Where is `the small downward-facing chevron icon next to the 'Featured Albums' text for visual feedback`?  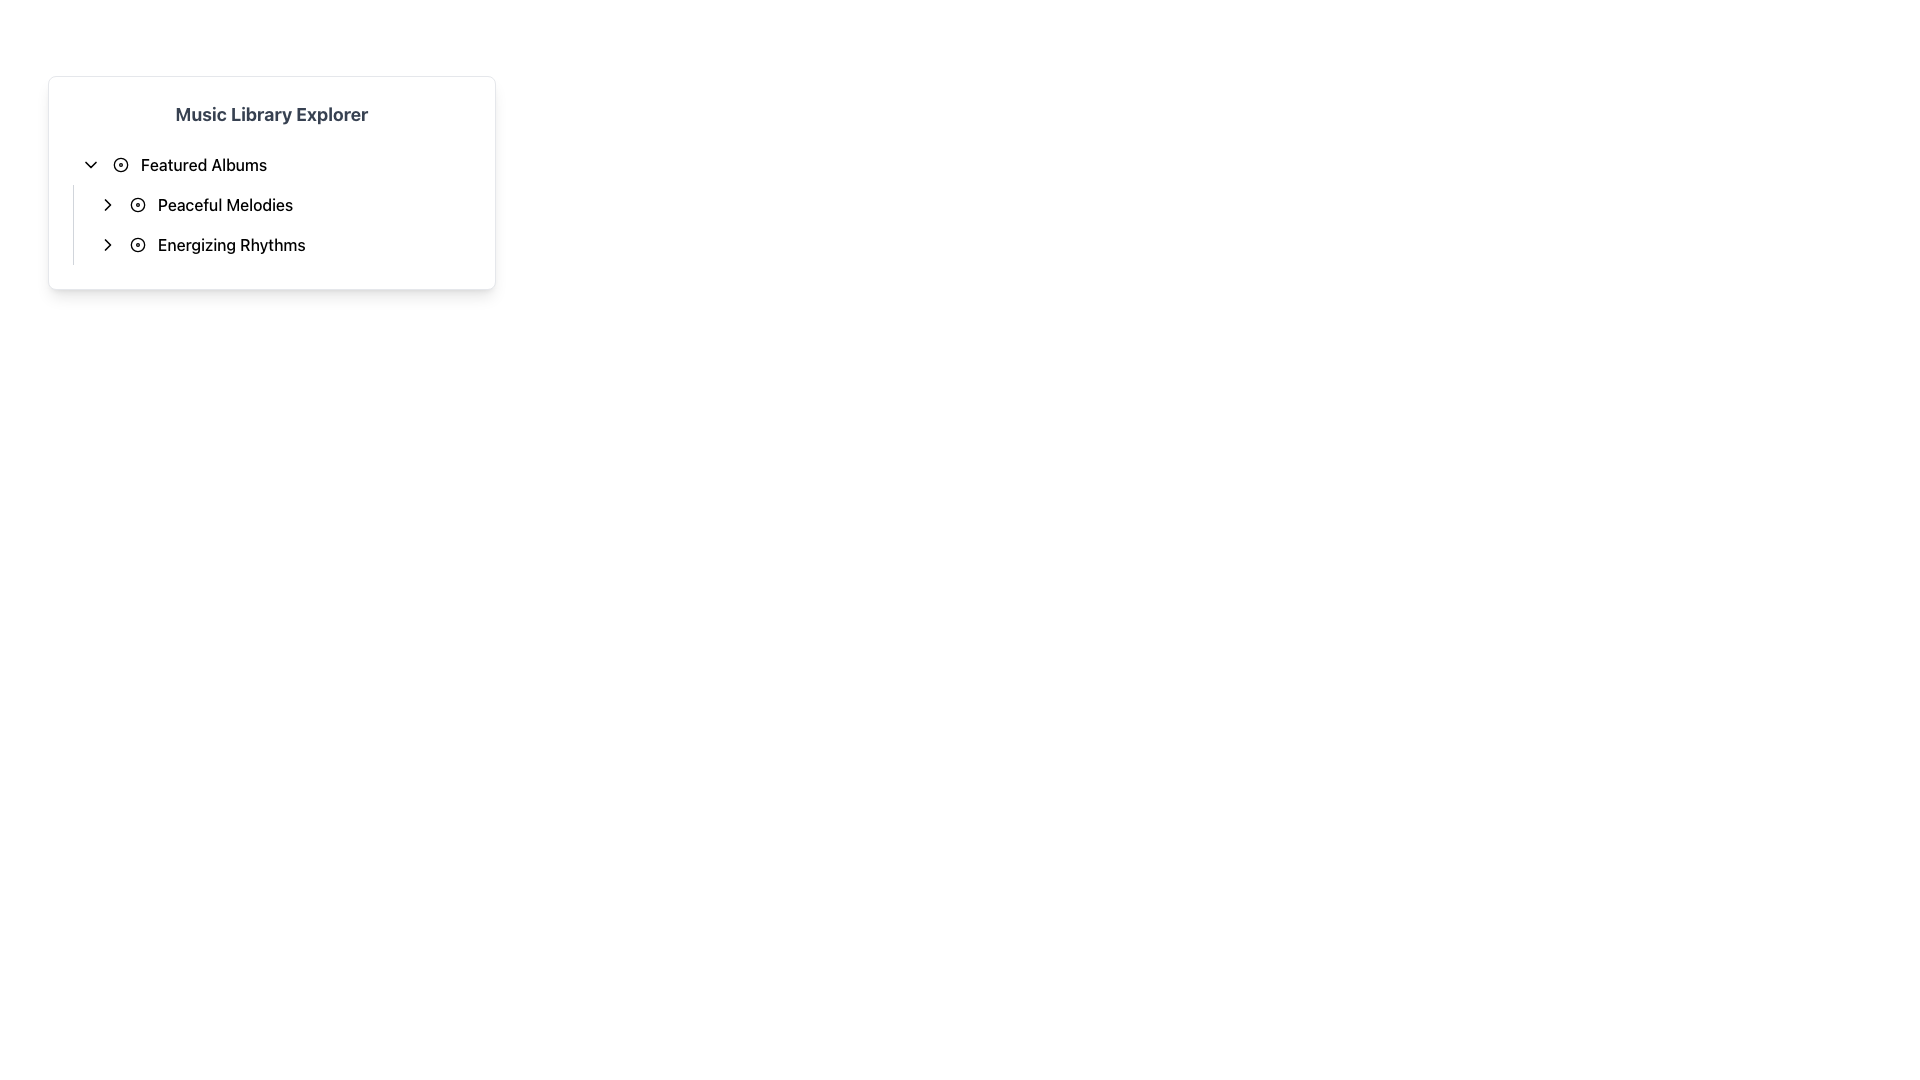
the small downward-facing chevron icon next to the 'Featured Albums' text for visual feedback is located at coordinates (90, 164).